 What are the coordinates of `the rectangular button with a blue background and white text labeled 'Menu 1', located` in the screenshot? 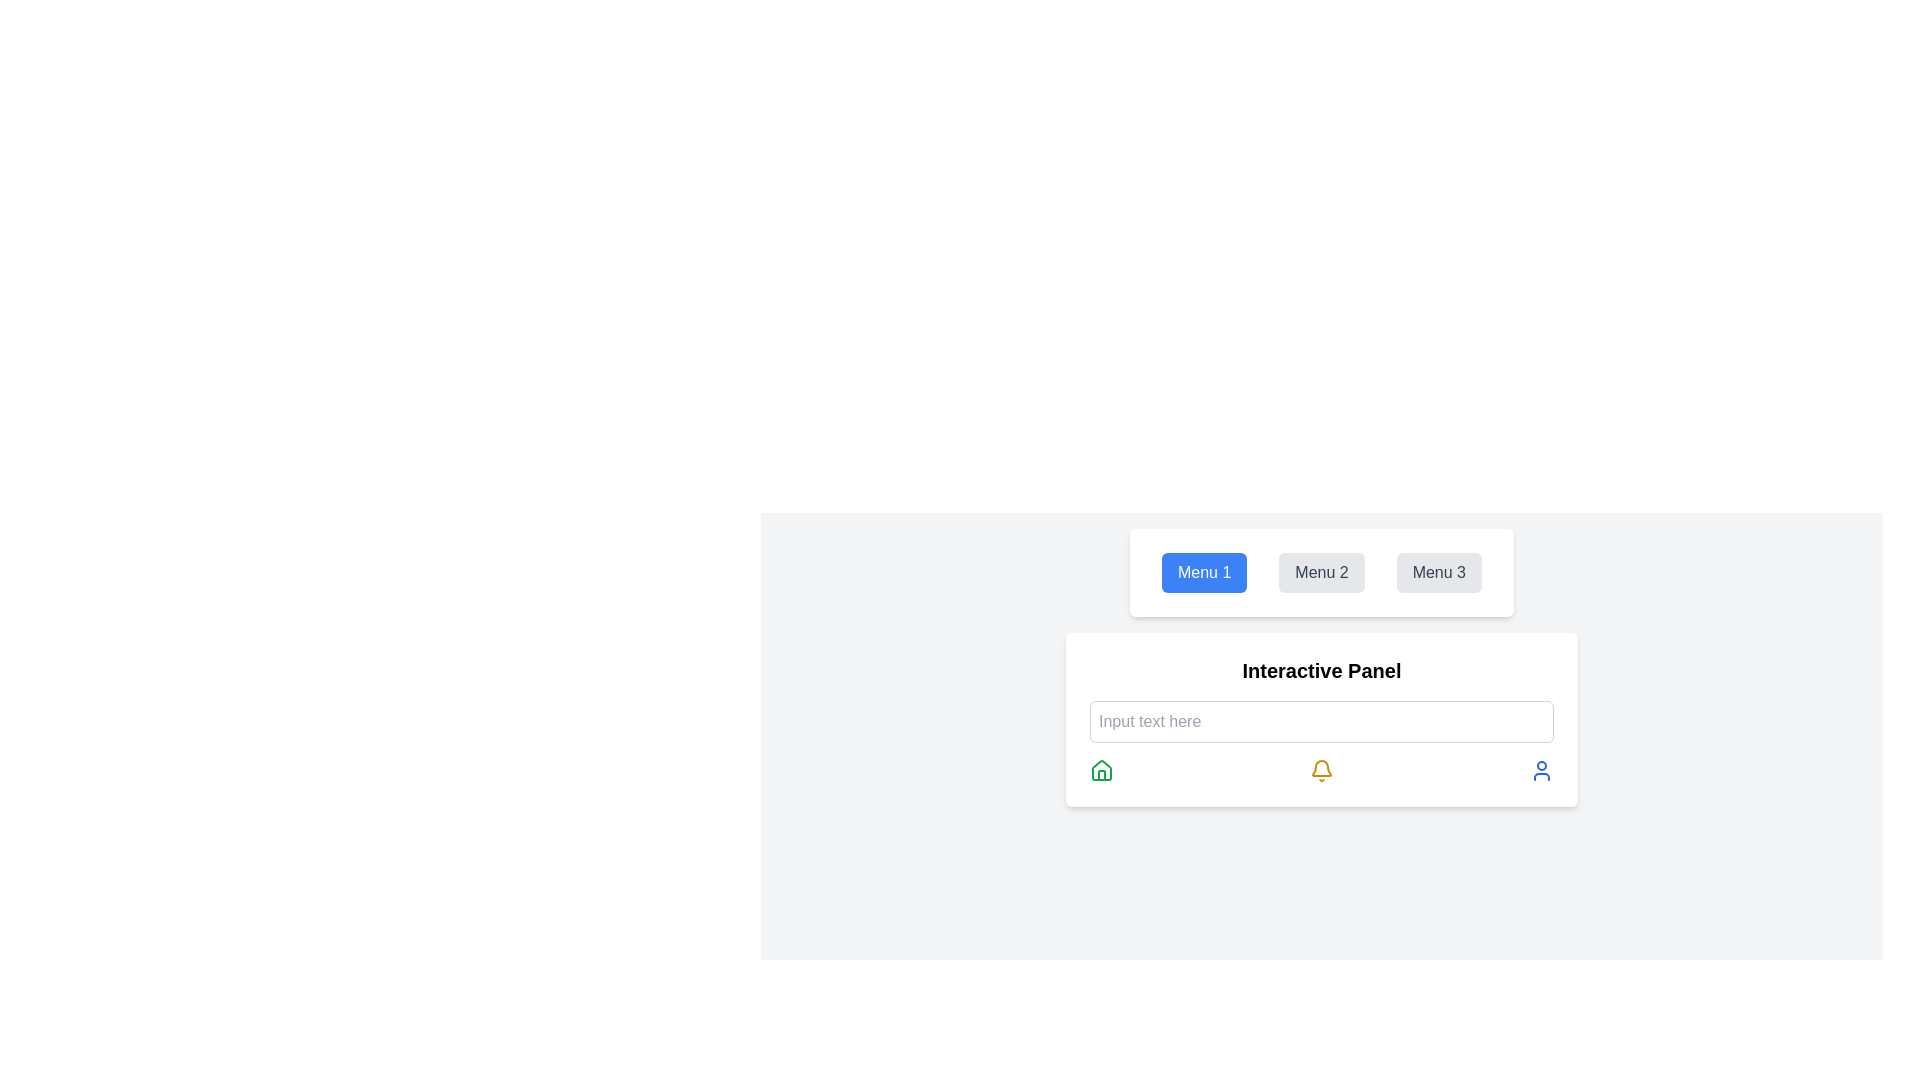 It's located at (1203, 573).